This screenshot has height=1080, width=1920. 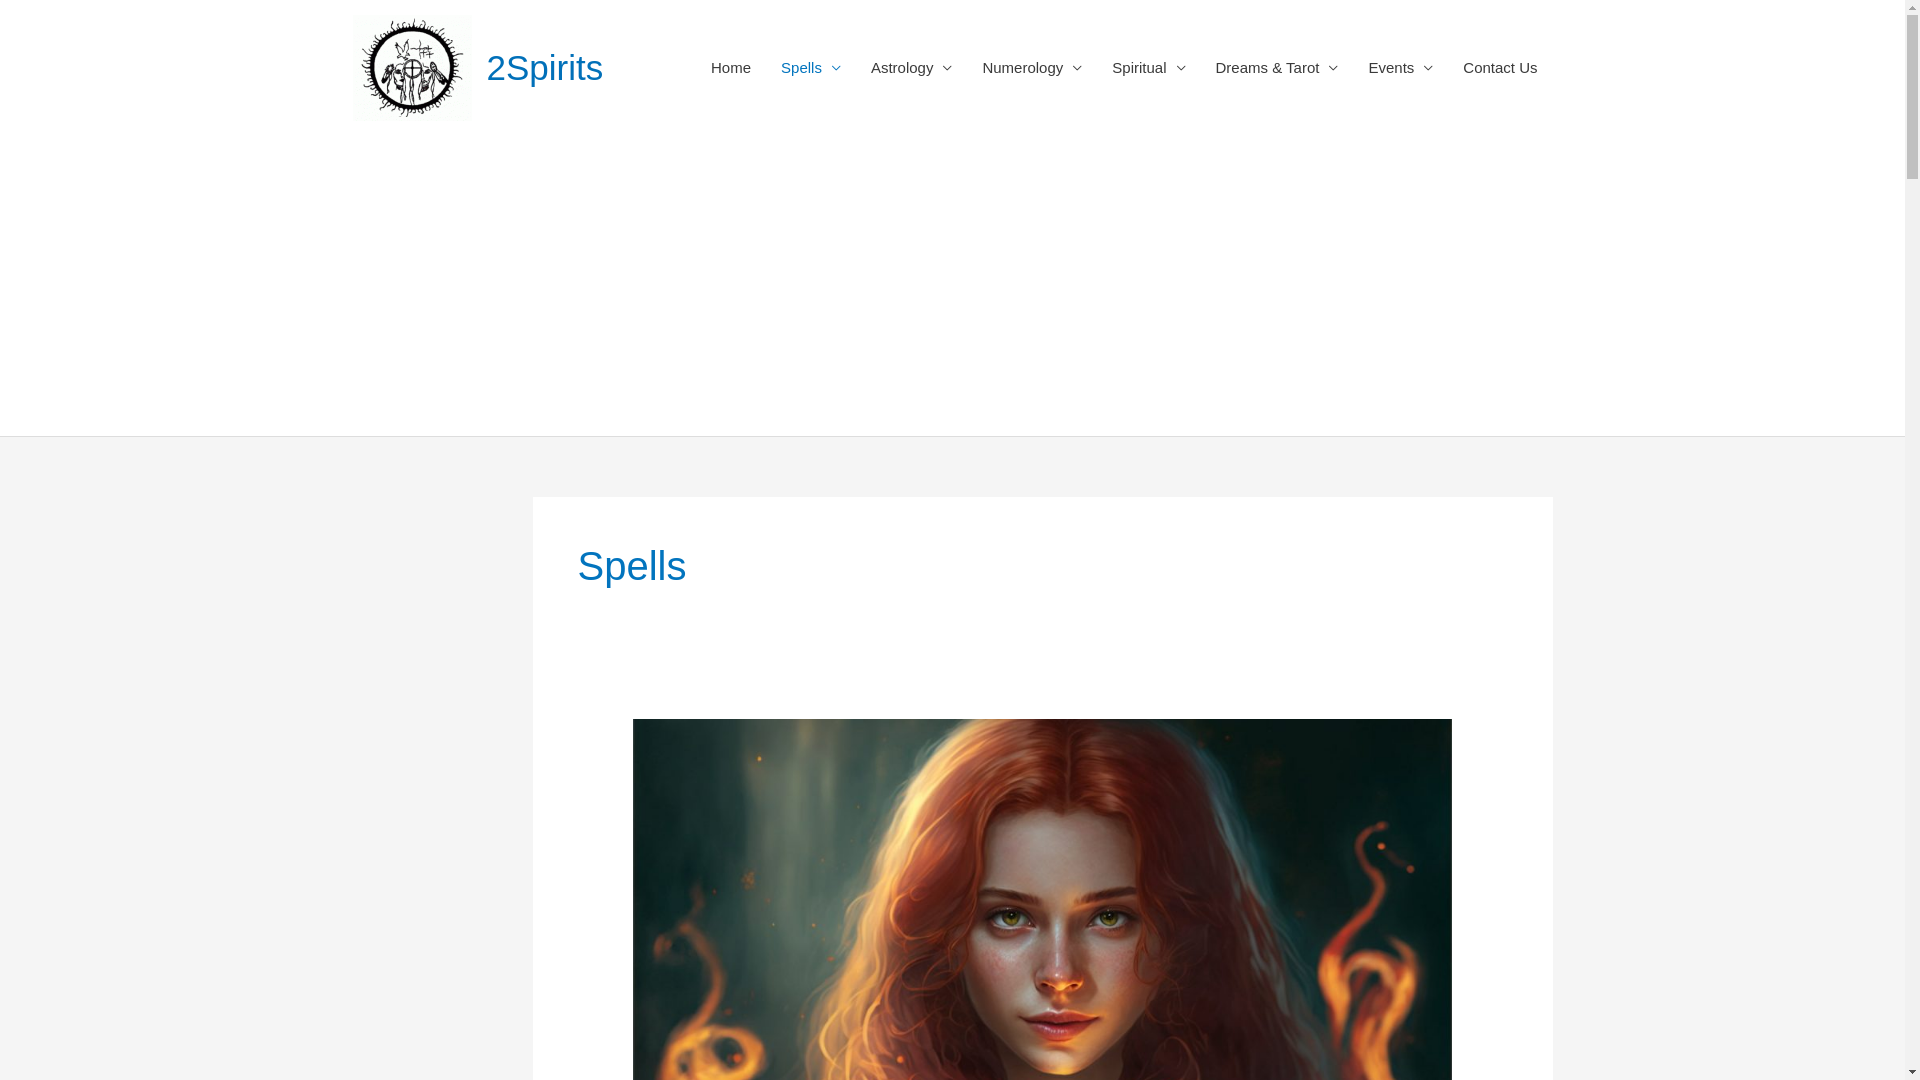 I want to click on 'Numerology', so click(x=1032, y=67).